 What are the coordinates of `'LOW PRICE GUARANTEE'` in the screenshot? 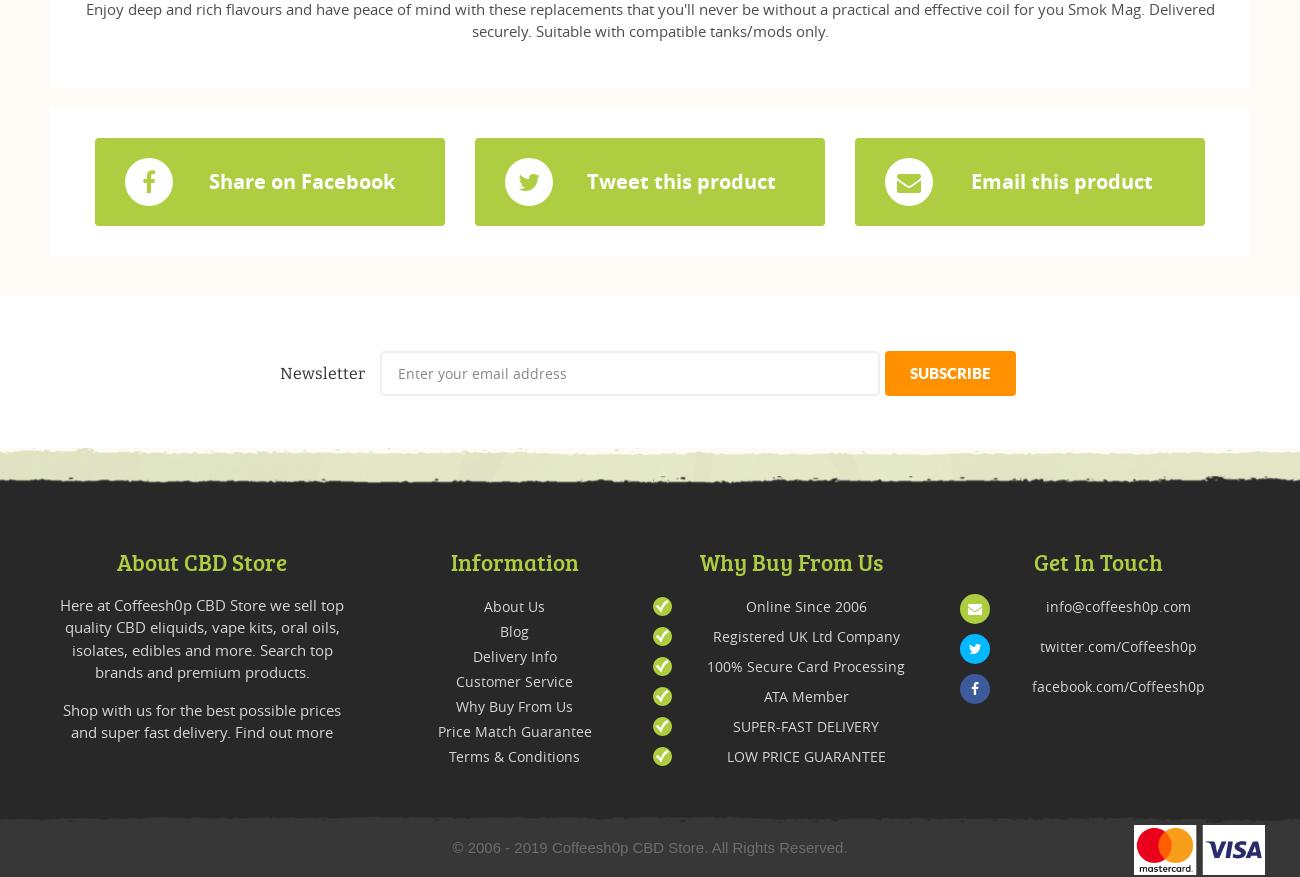 It's located at (804, 755).